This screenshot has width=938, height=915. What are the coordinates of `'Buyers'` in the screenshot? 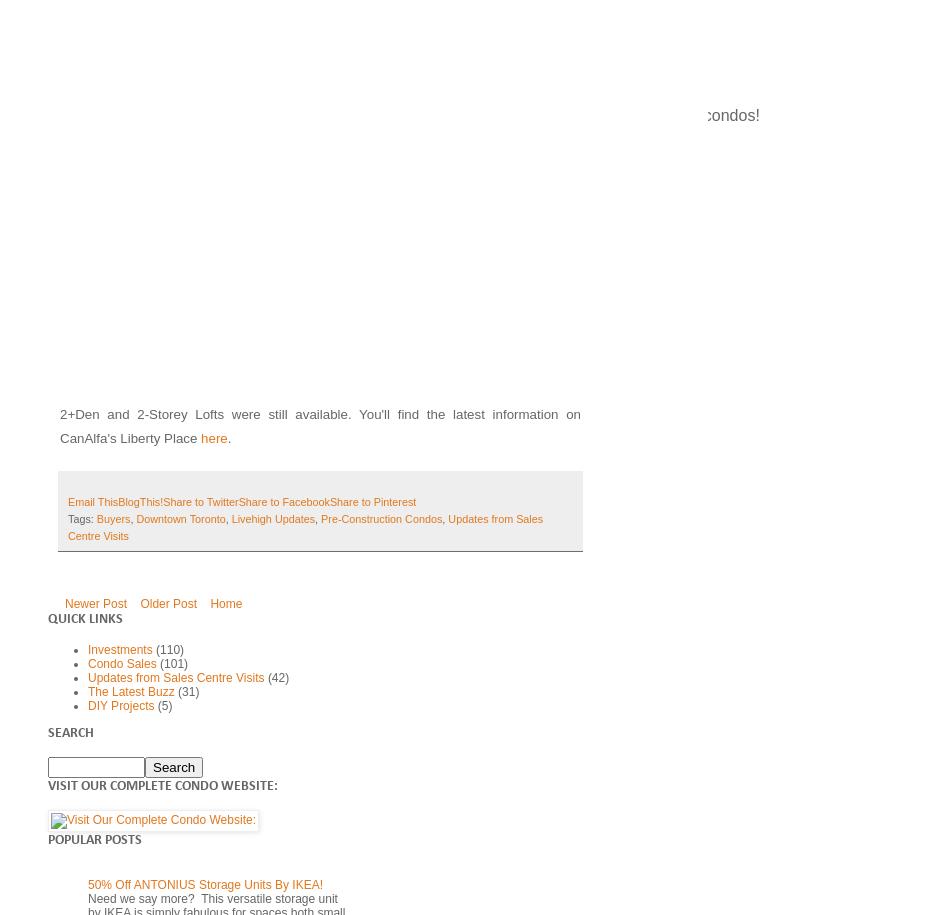 It's located at (112, 518).